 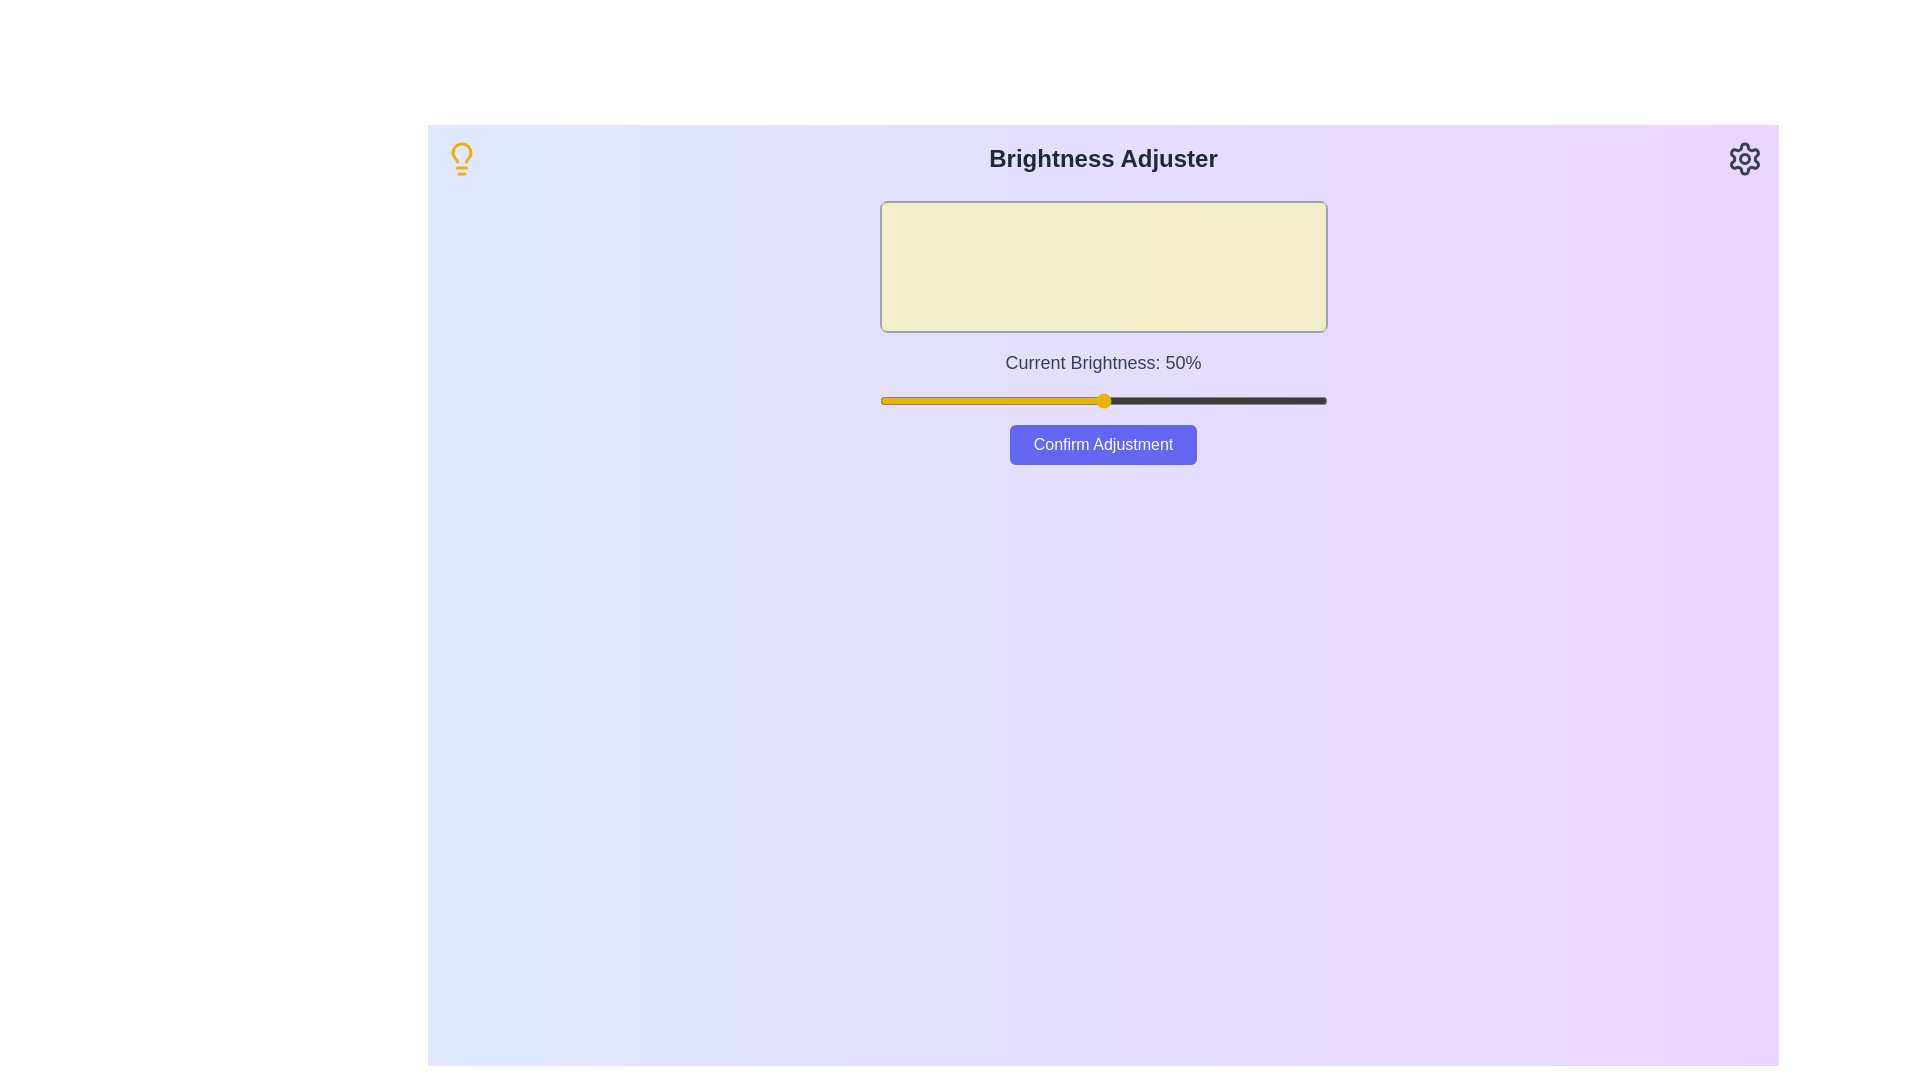 I want to click on the brightness slider to 64%, so click(x=1166, y=401).